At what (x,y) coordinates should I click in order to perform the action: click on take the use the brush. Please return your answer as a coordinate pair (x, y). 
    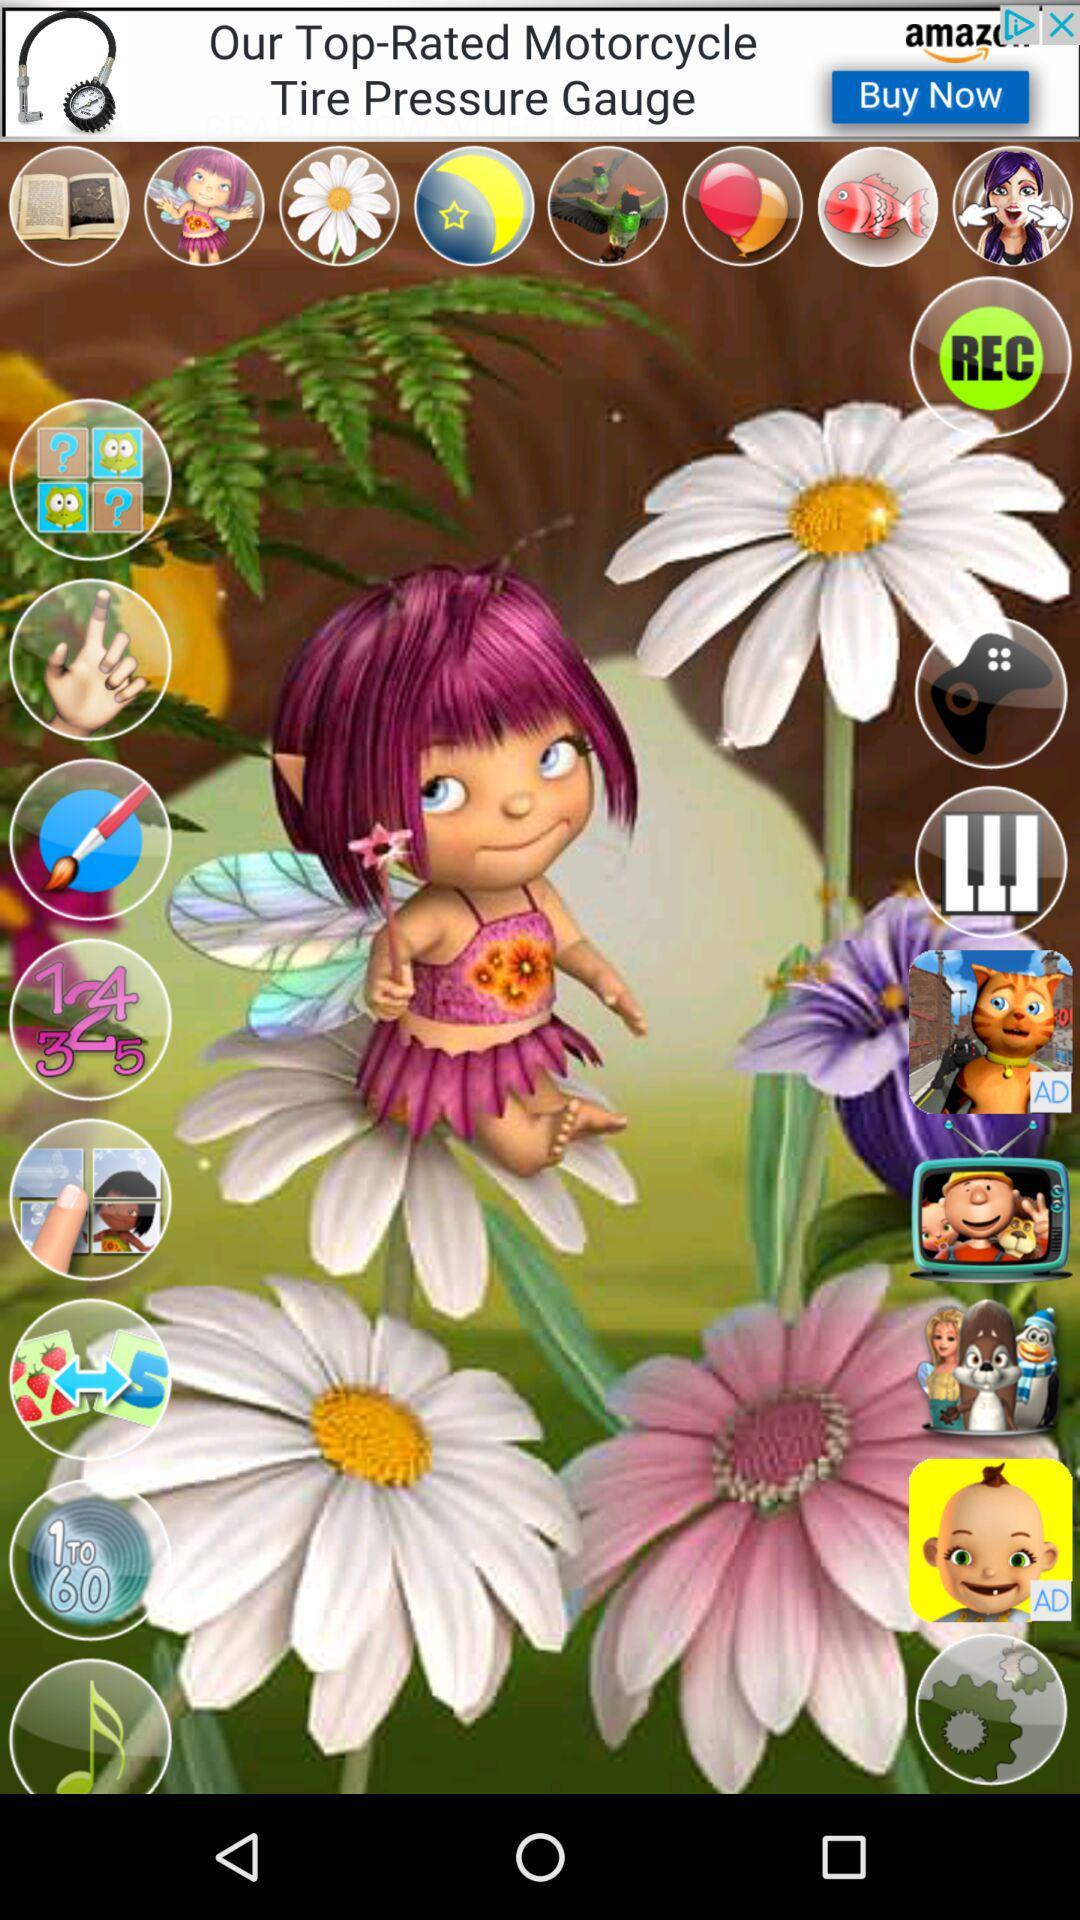
    Looking at the image, I should click on (88, 840).